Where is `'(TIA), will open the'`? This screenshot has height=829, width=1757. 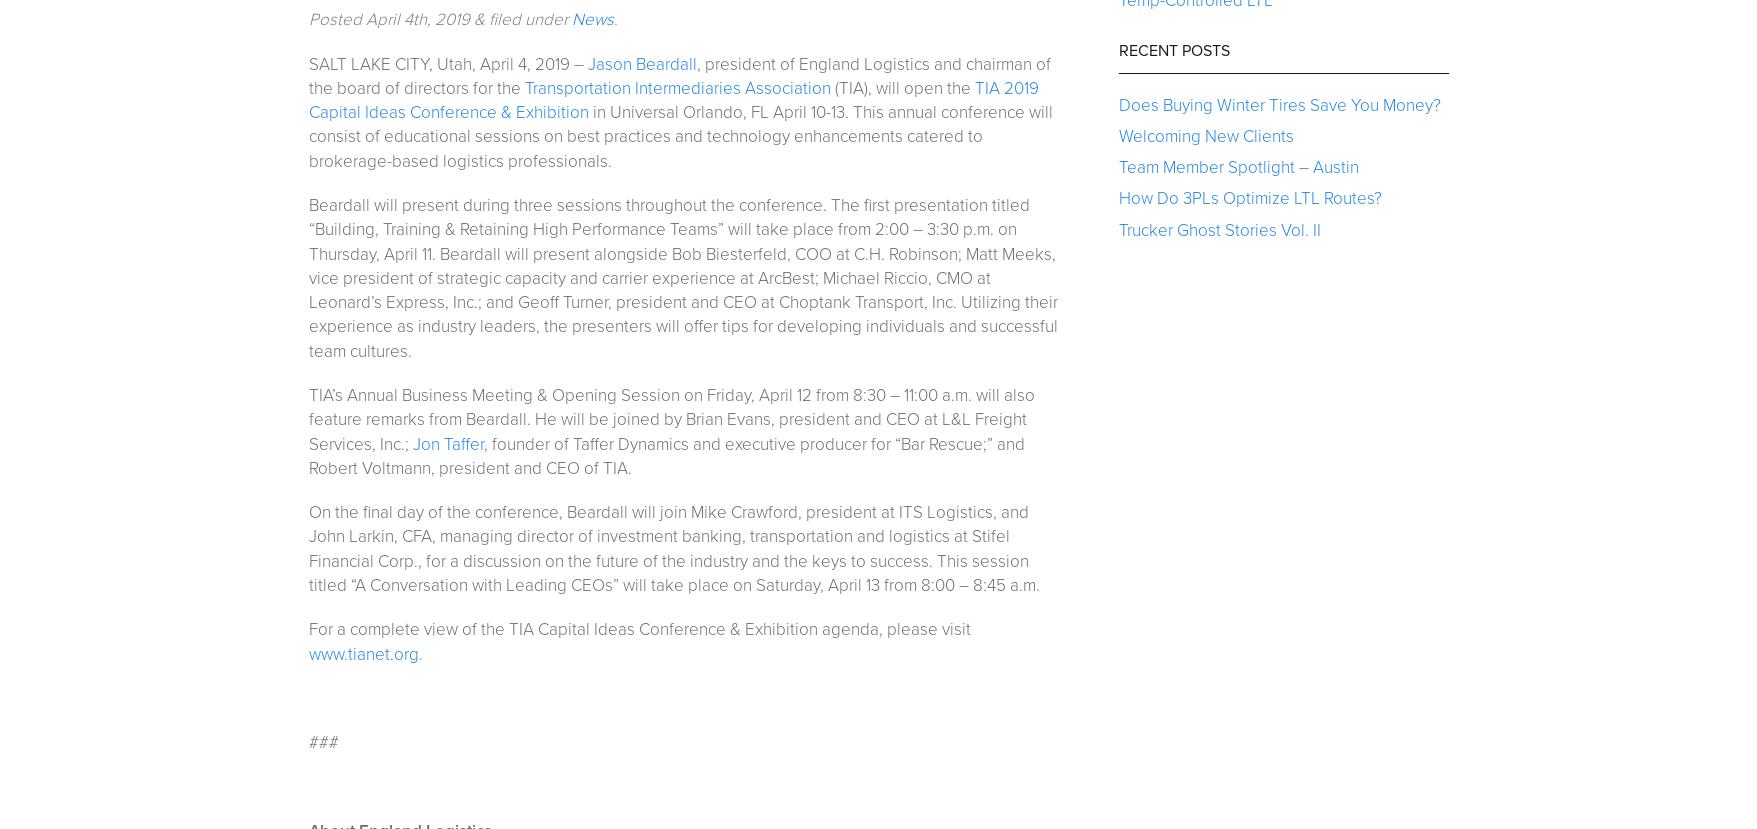 '(TIA), will open the' is located at coordinates (901, 87).